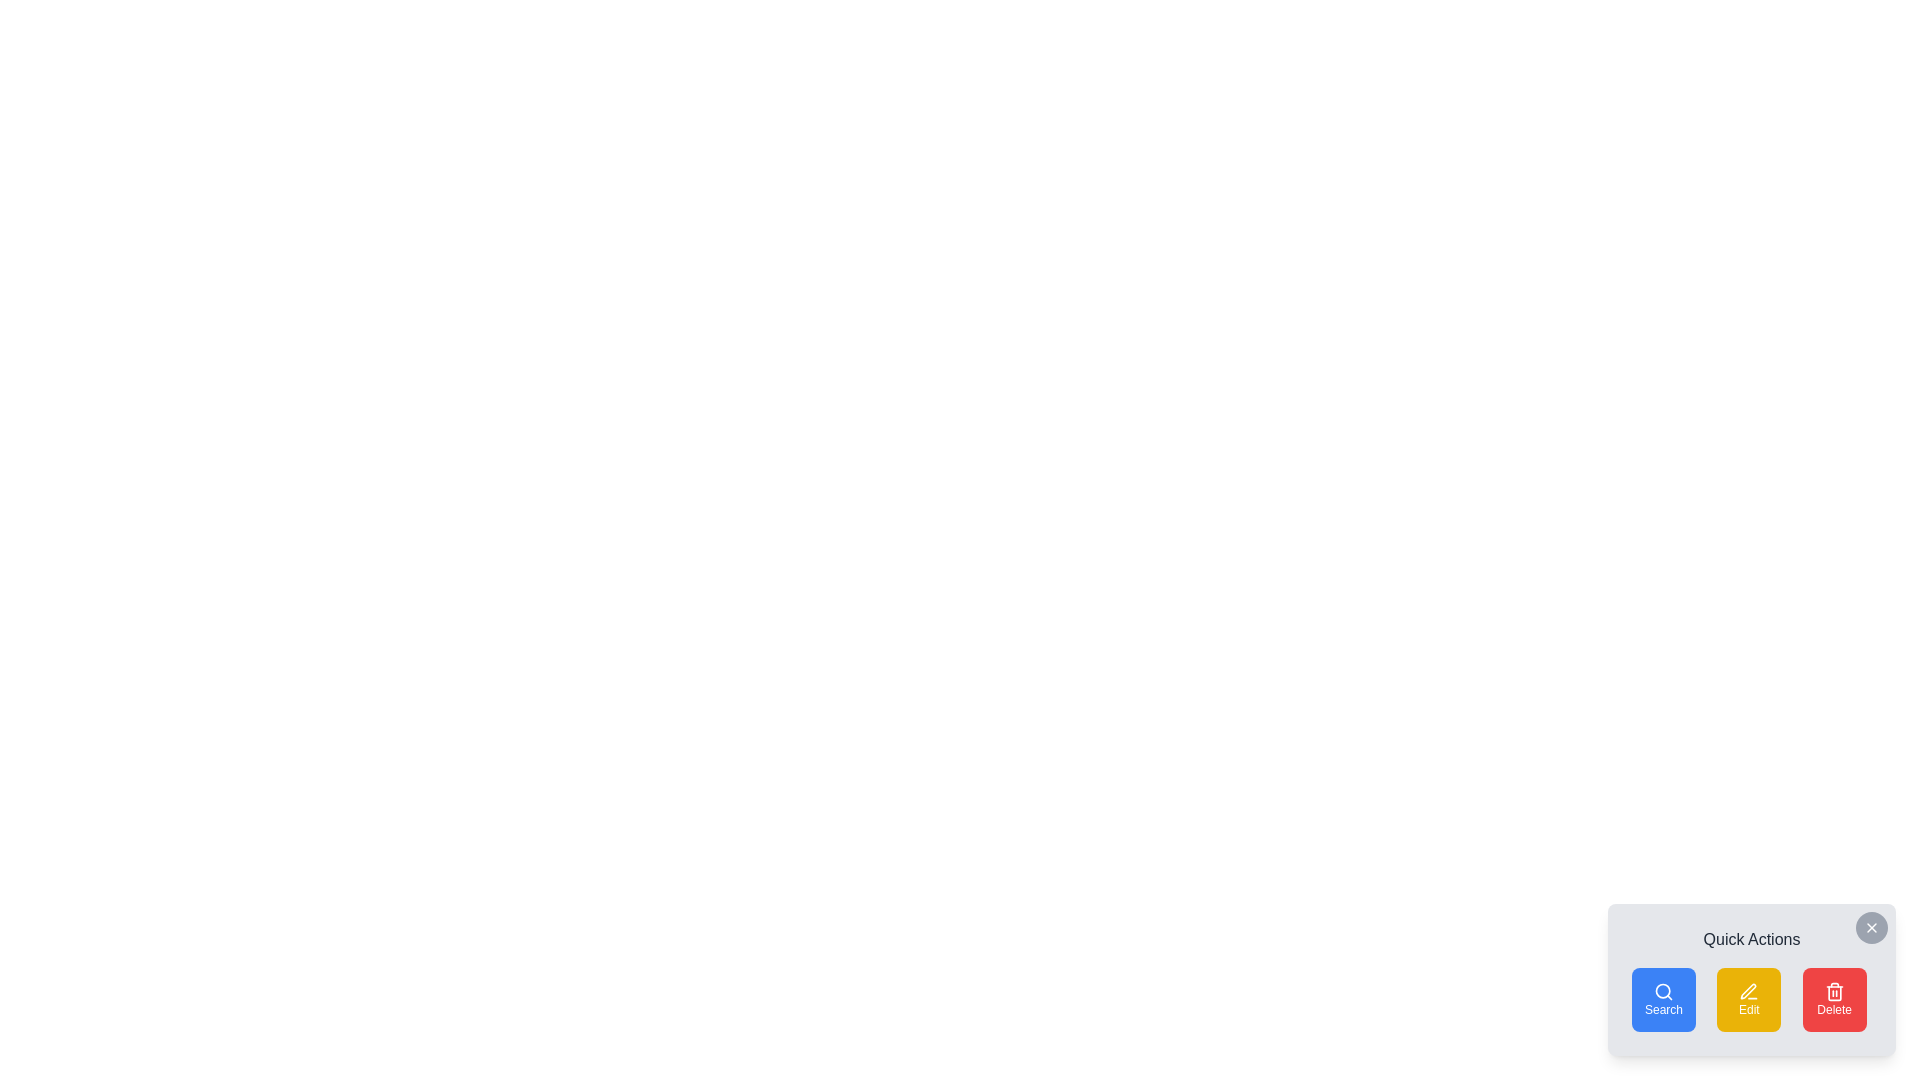 This screenshot has height=1080, width=1920. I want to click on the first square button with a rounded blue background containing a magnifying glass icon and a 'Search' label, so click(1664, 999).